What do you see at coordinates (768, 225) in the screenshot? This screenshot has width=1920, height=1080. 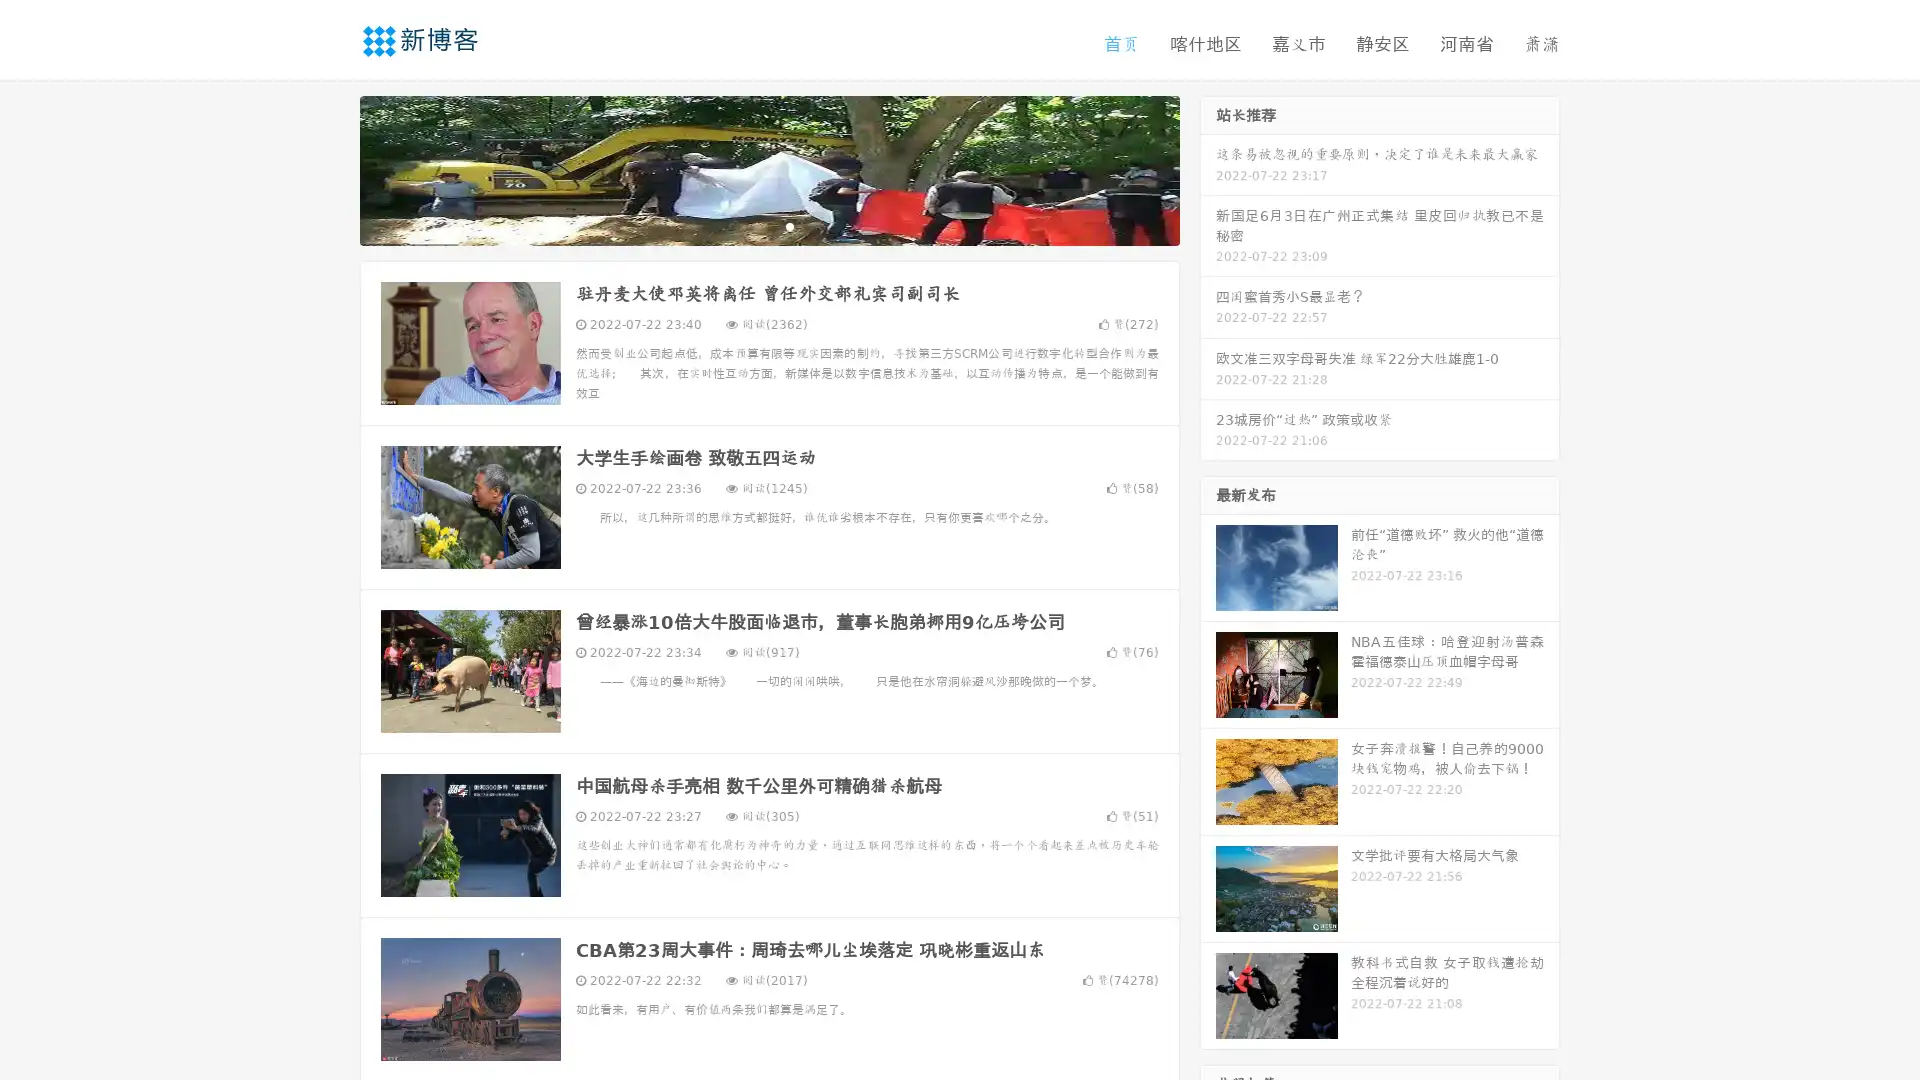 I see `Go to slide 2` at bounding box center [768, 225].